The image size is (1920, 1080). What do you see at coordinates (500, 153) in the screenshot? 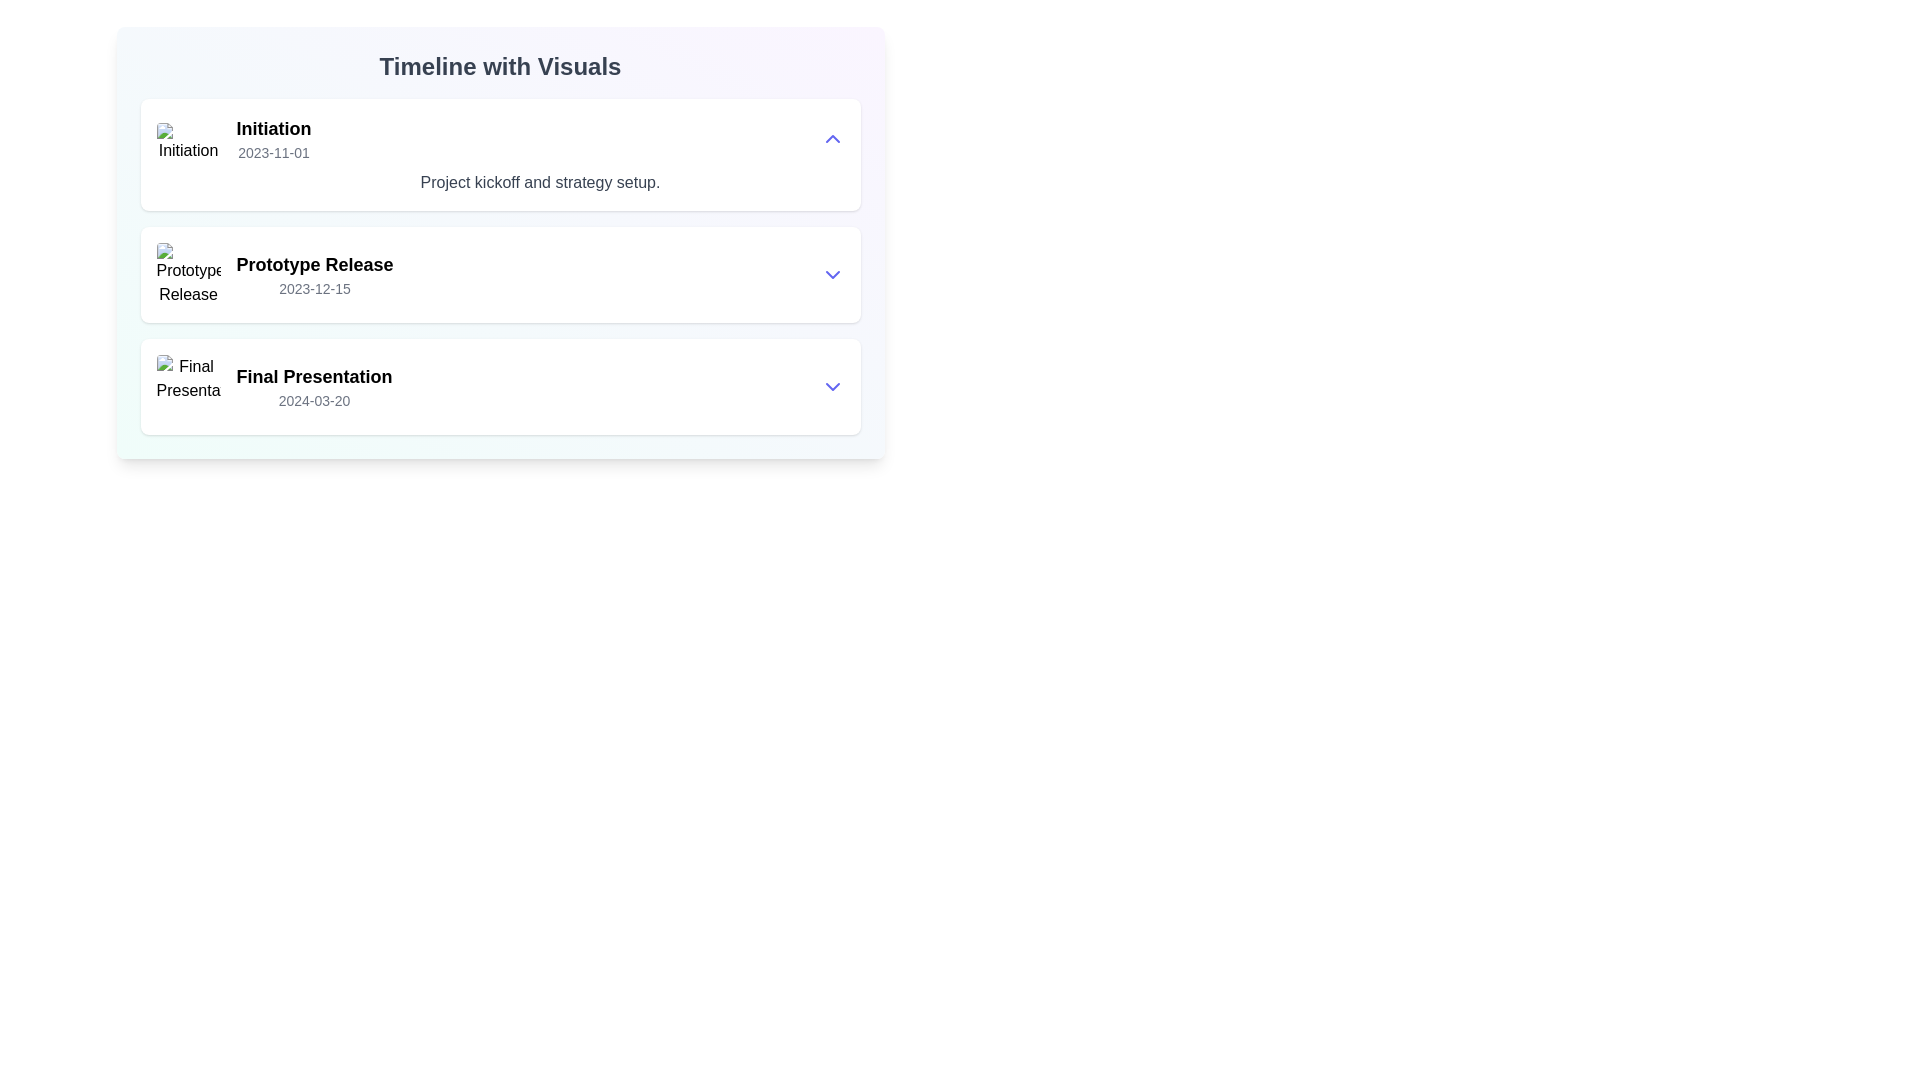
I see `the first list item in the 'Timeline with Visuals' section that provides an overview of the 'Initiation' event` at bounding box center [500, 153].